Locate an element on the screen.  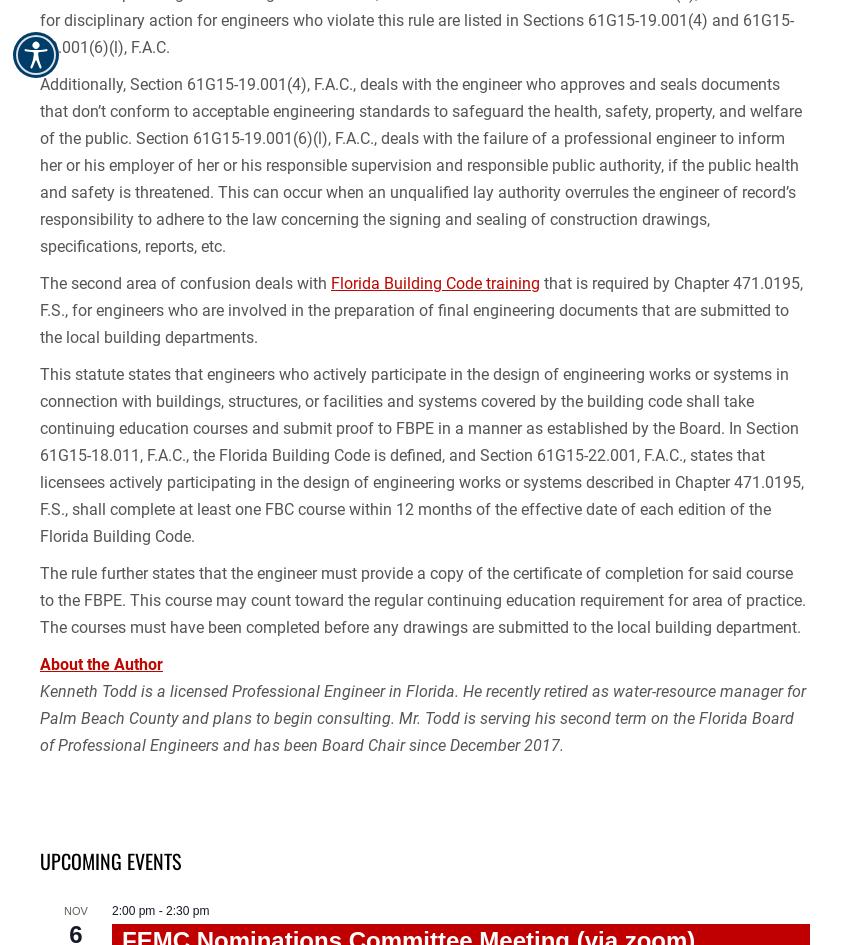
'About the Author' is located at coordinates (39, 663).